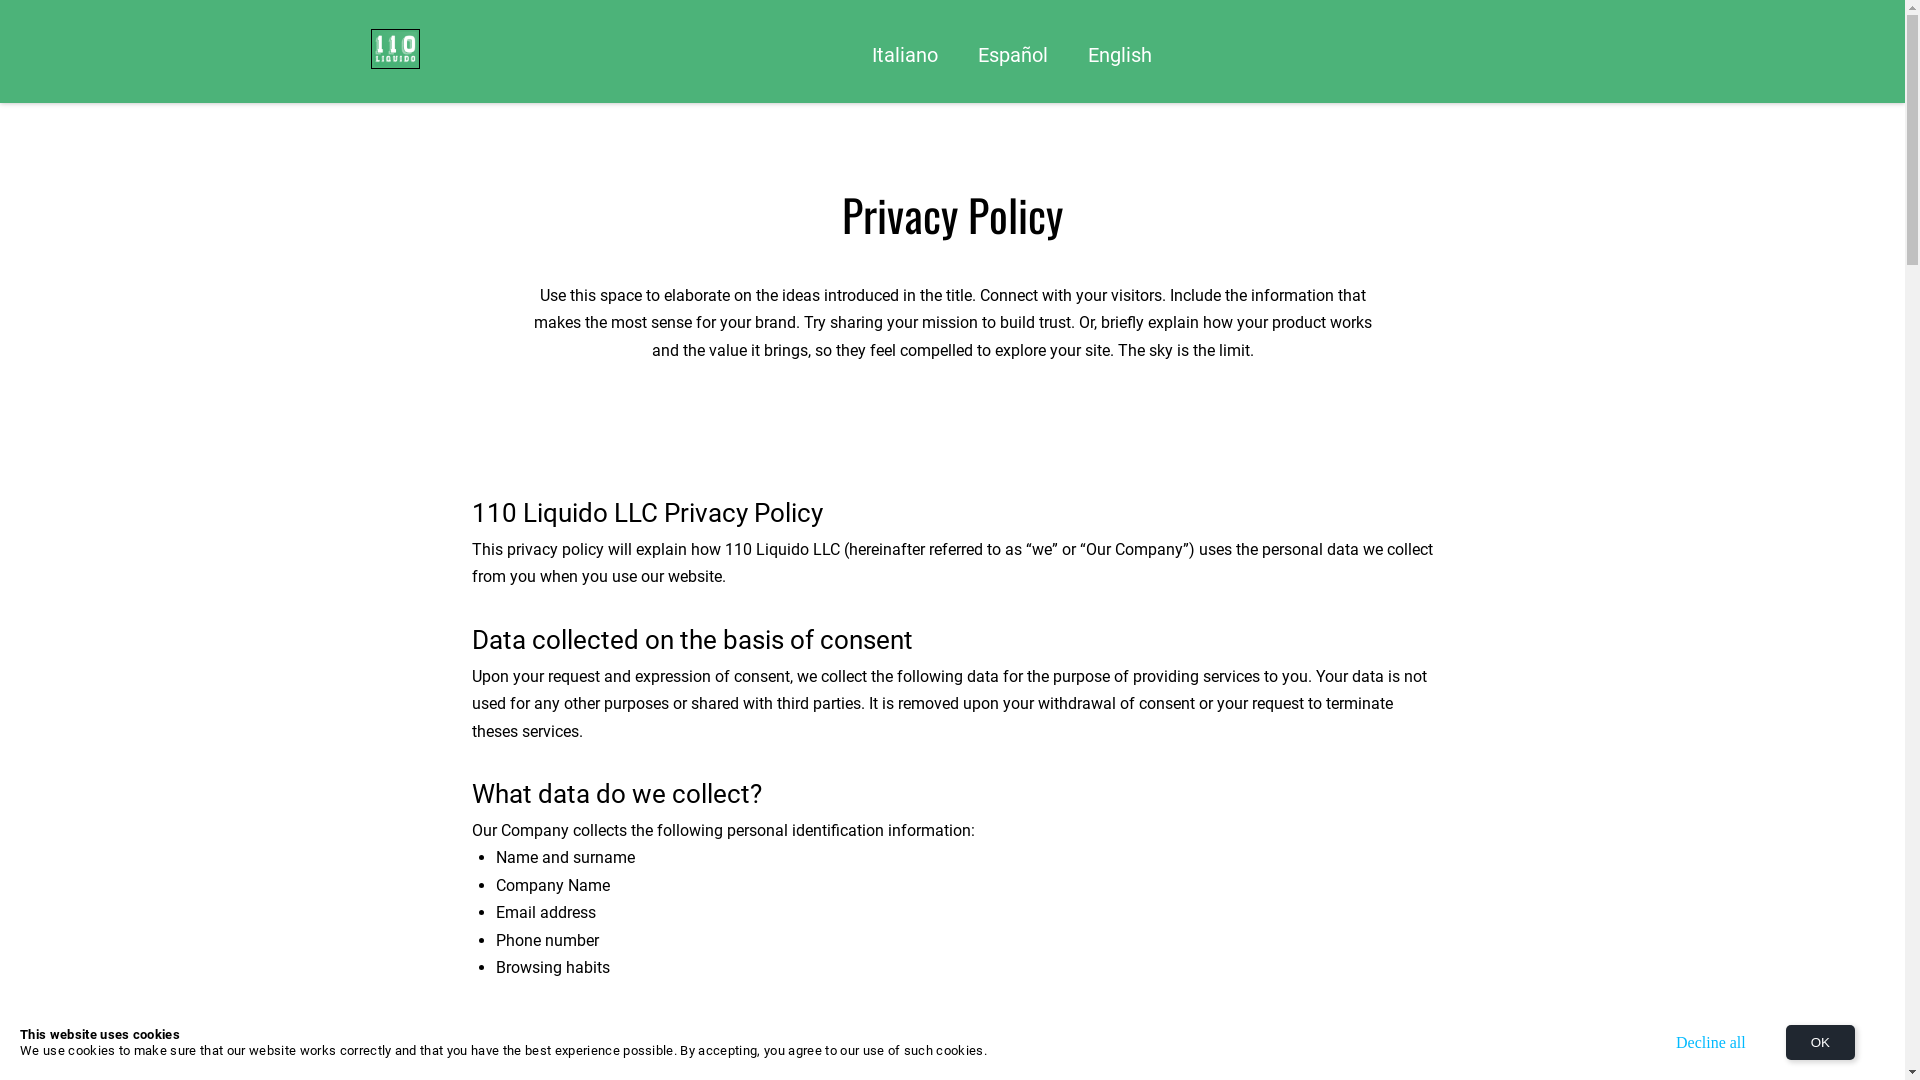 The width and height of the screenshot is (1920, 1080). I want to click on 'English', so click(1118, 54).